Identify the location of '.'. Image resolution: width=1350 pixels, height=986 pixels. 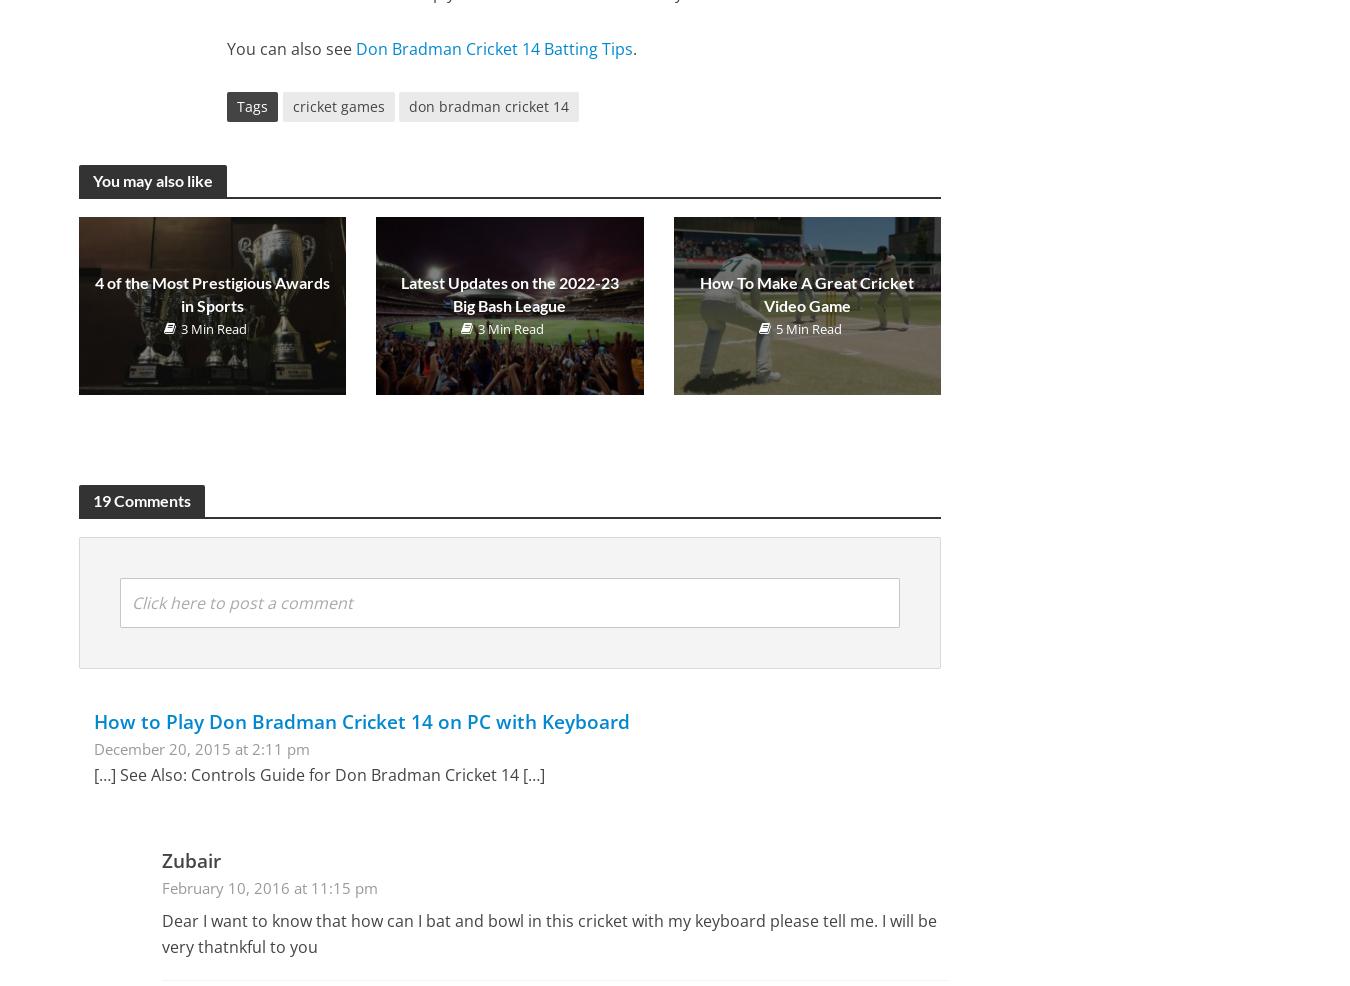
(635, 48).